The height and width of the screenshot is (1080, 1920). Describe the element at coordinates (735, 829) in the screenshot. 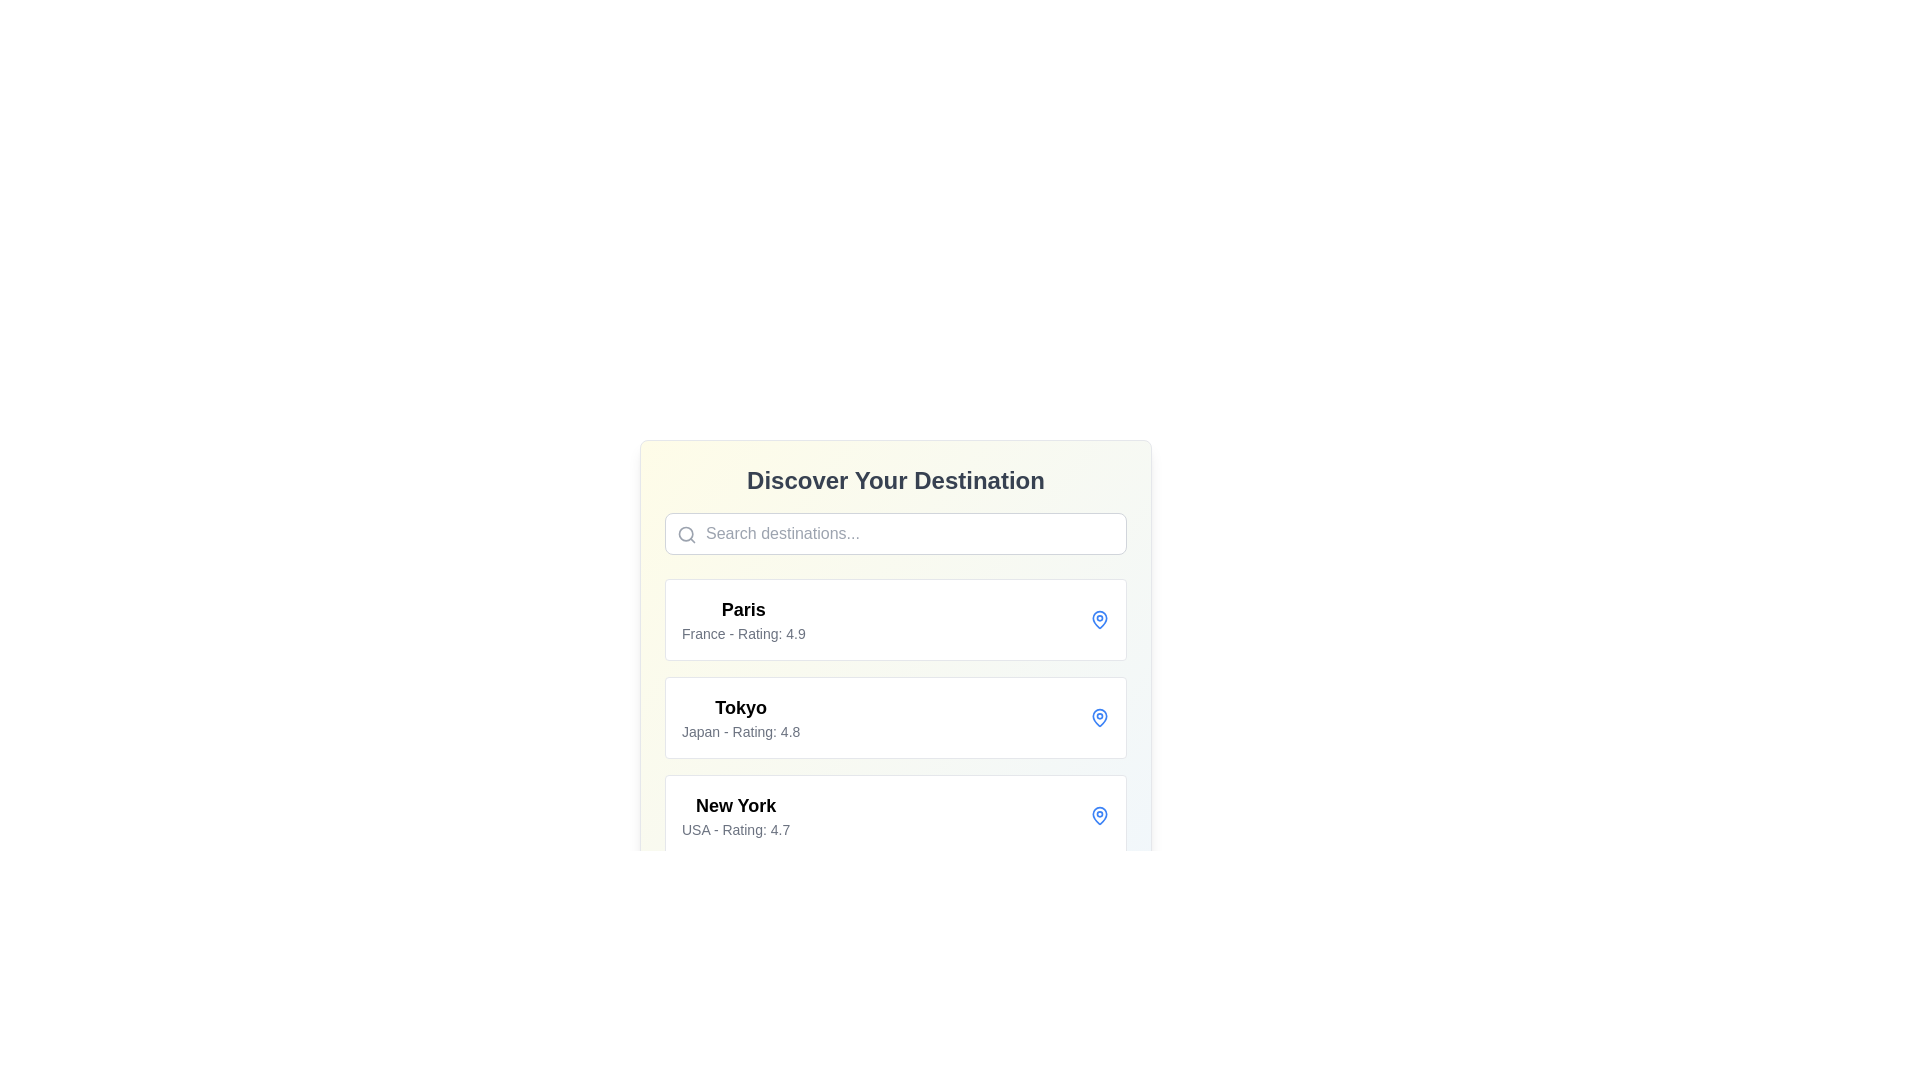

I see `text label displaying 'USA - Rating: 4.7' located beneath the title 'New York' in the entry box` at that location.